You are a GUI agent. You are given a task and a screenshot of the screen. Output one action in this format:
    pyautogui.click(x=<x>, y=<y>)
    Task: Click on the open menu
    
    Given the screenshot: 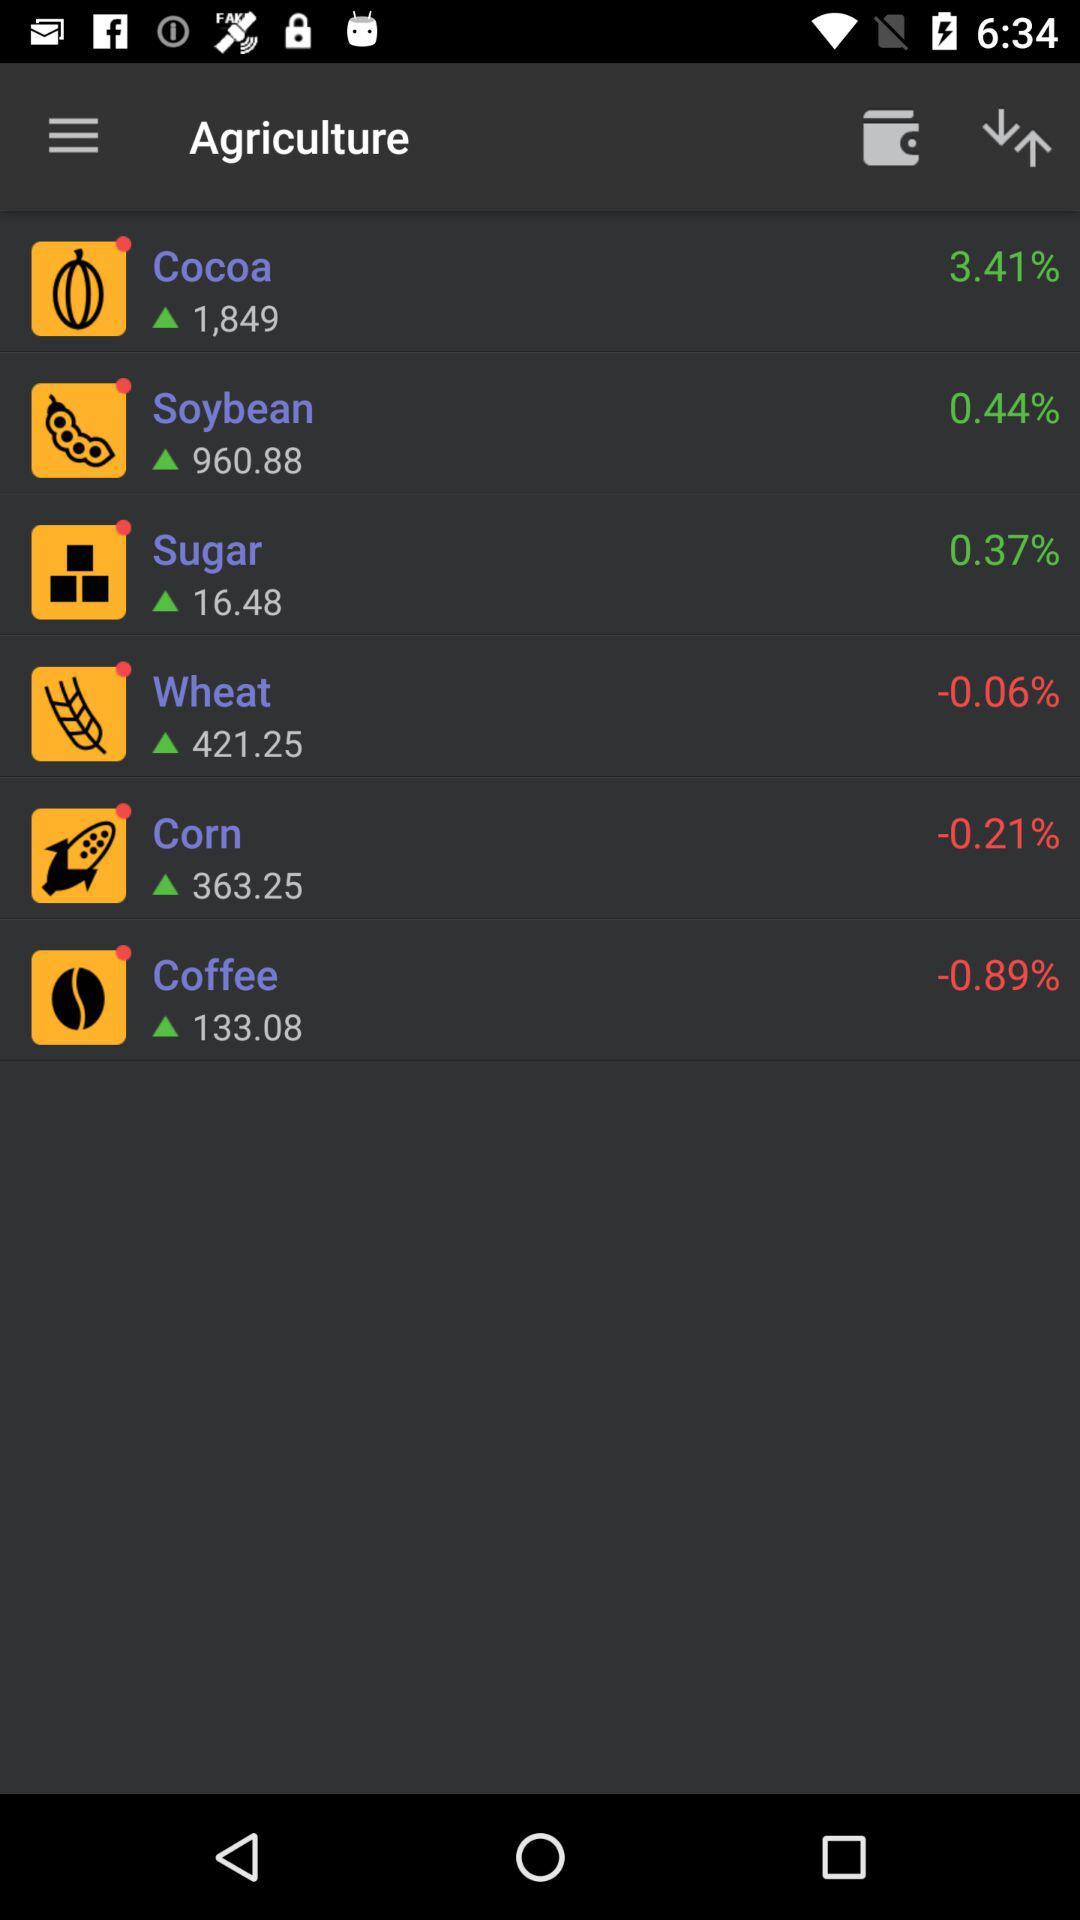 What is the action you would take?
    pyautogui.click(x=890, y=135)
    